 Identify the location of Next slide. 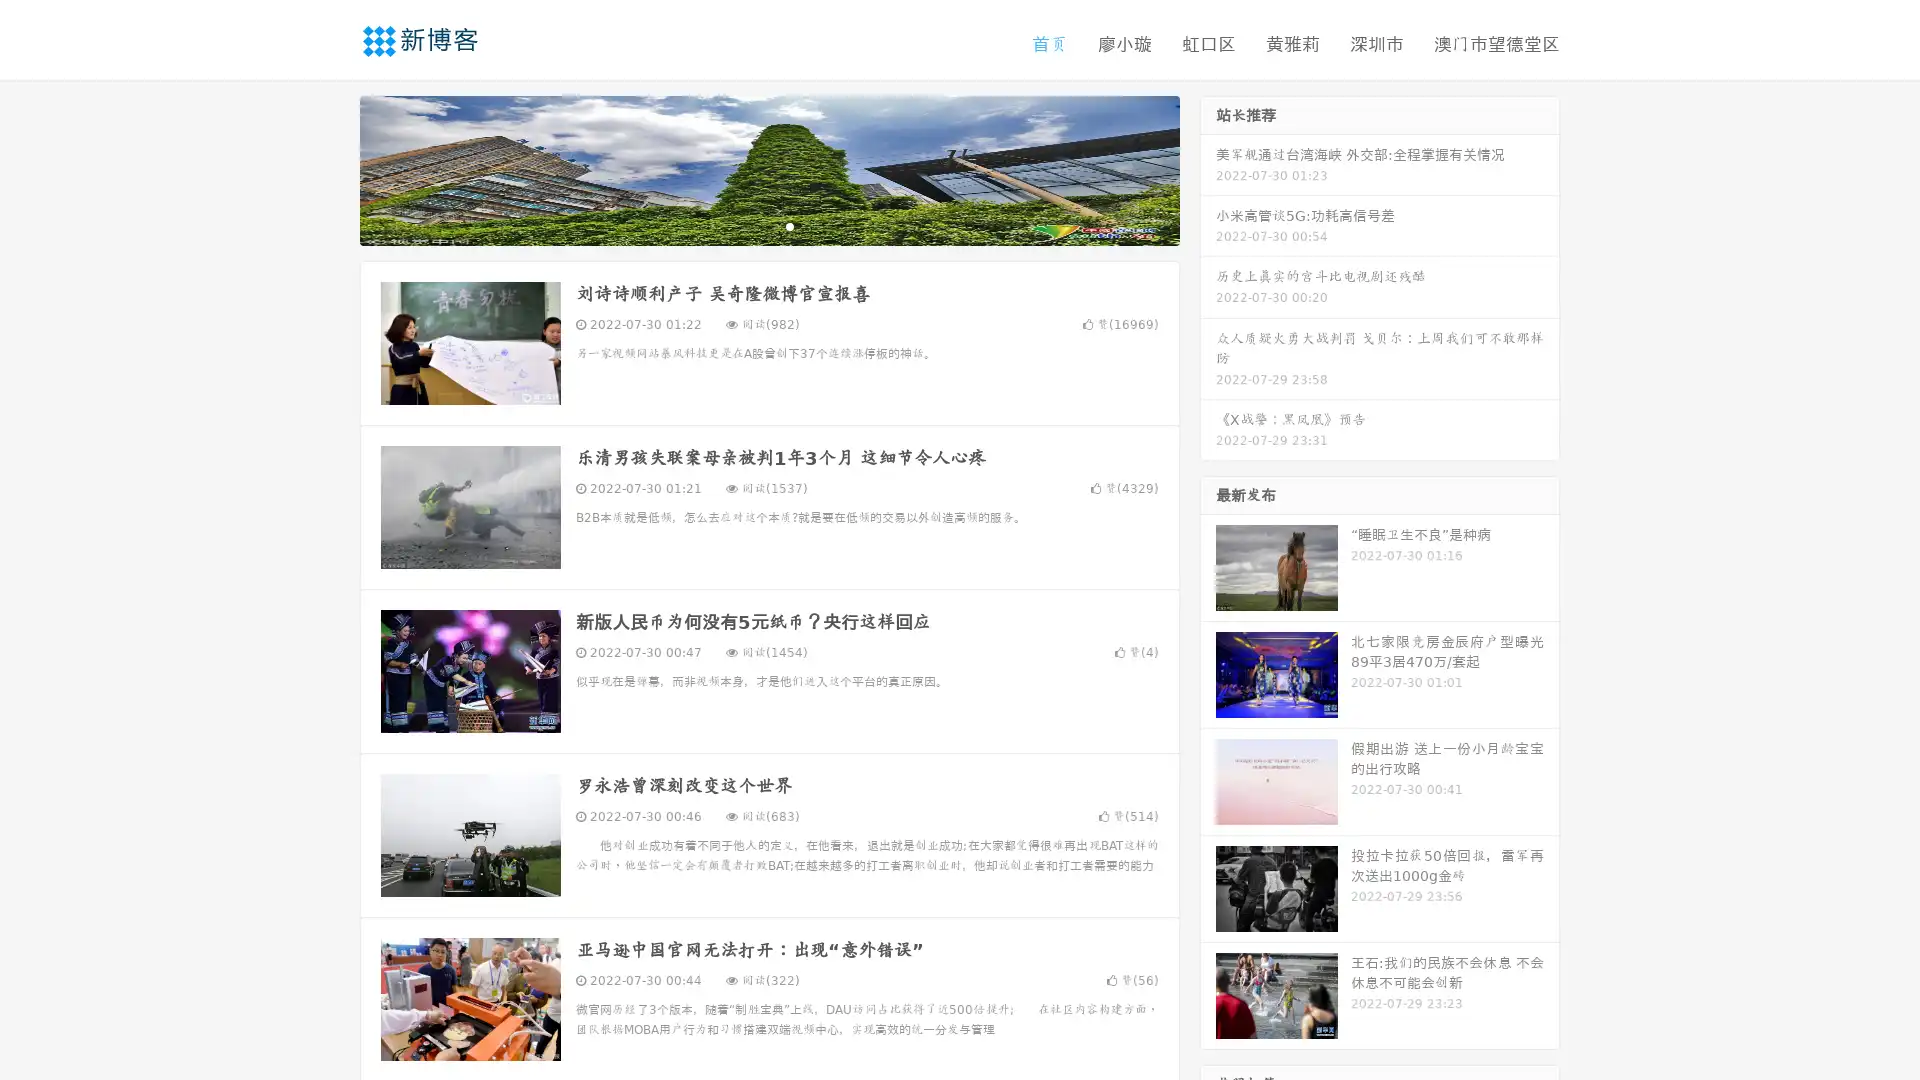
(1208, 168).